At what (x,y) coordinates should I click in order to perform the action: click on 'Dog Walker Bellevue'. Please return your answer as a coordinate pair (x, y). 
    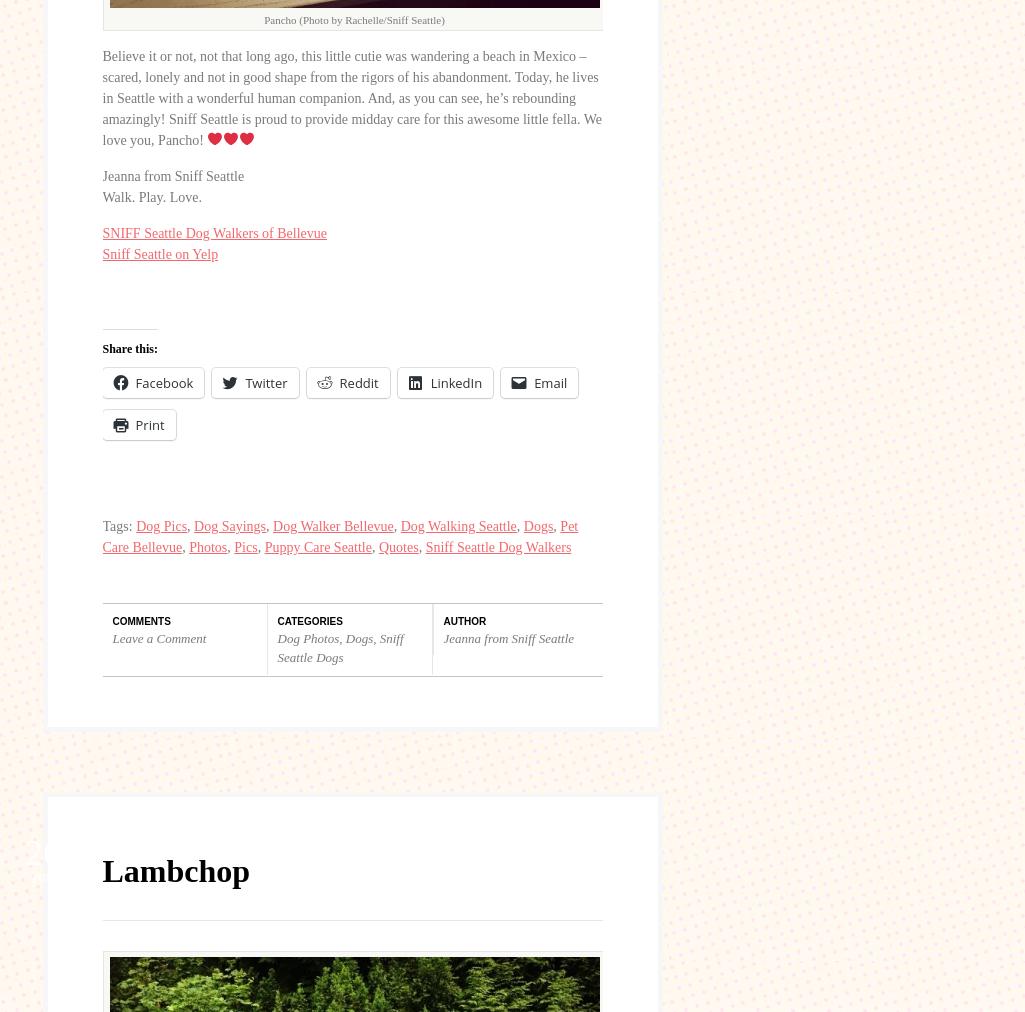
    Looking at the image, I should click on (332, 524).